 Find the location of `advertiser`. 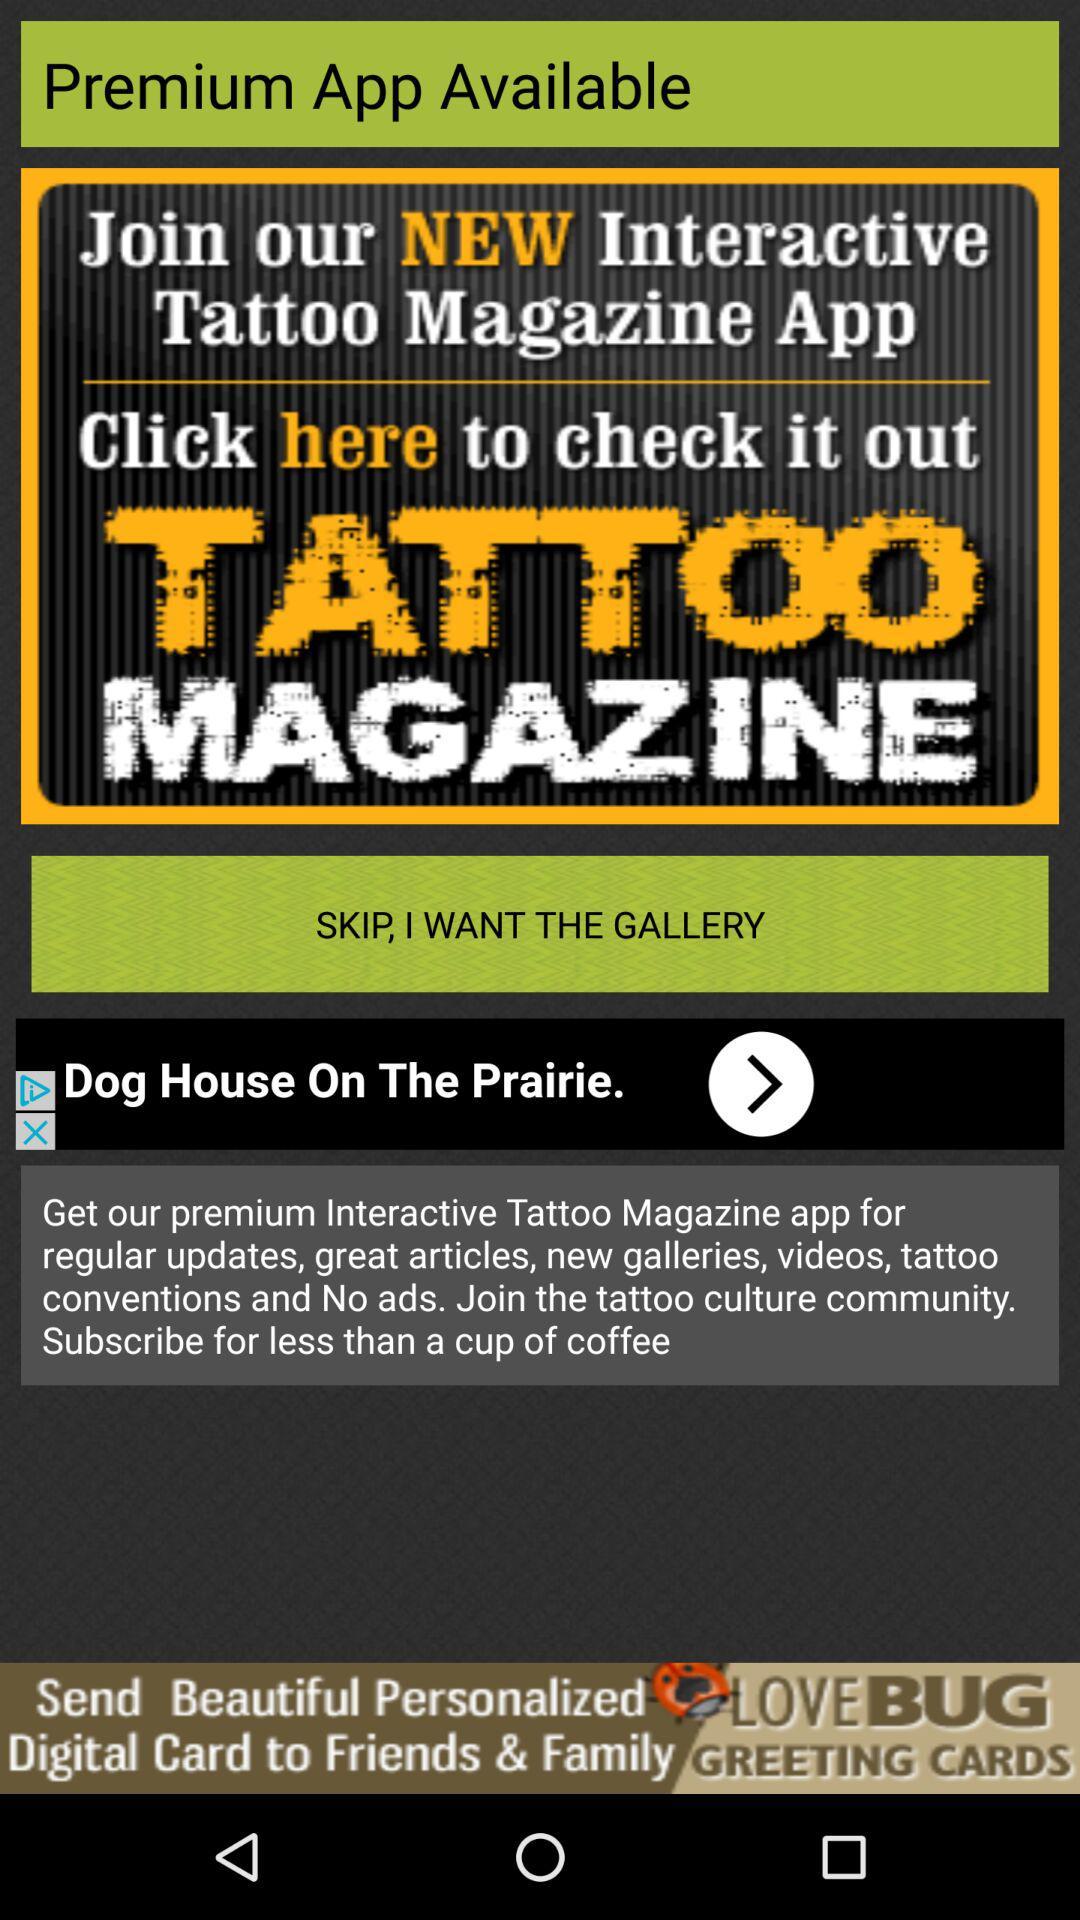

advertiser is located at coordinates (540, 1727).